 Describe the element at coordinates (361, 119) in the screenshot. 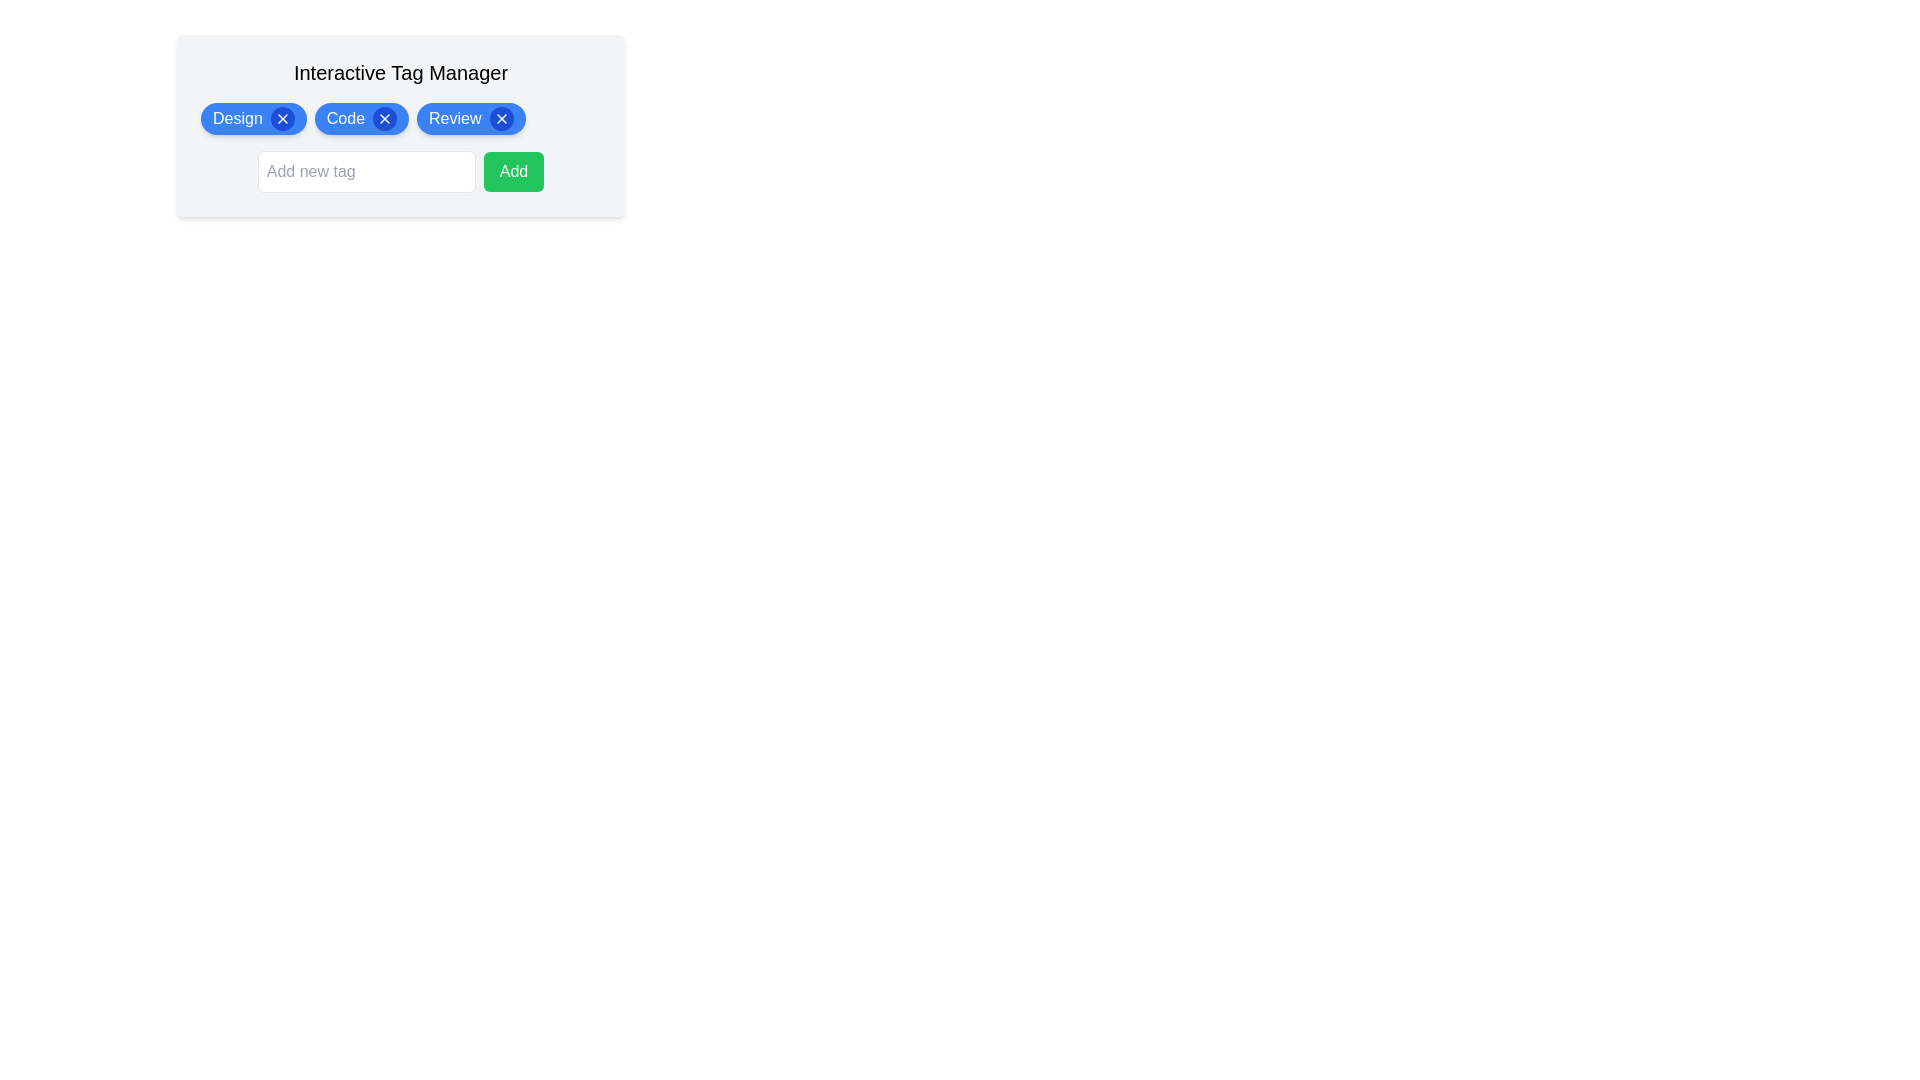

I see `the close button on the blue 'Code' tag` at that location.